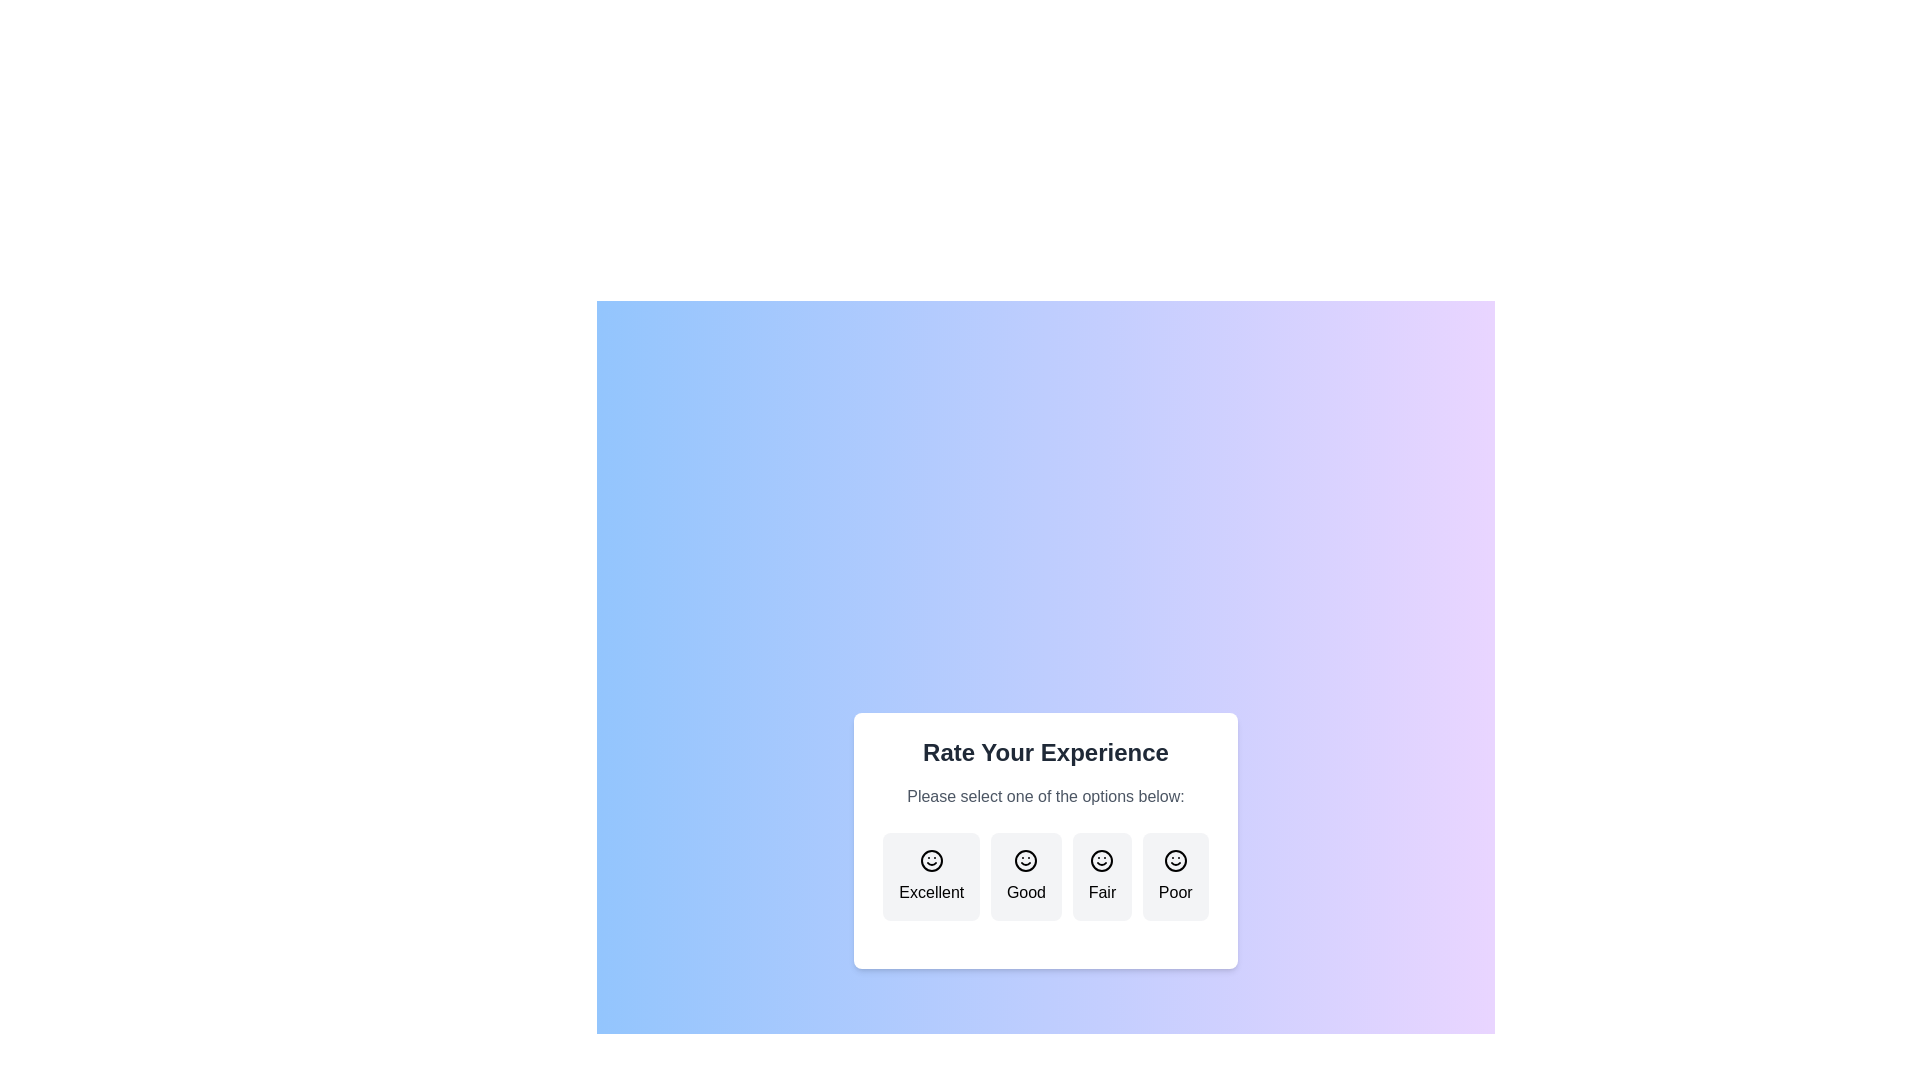 Image resolution: width=1920 pixels, height=1080 pixels. What do you see at coordinates (1175, 892) in the screenshot?
I see `the text label displaying 'Poor', which is positioned below the rightmost smiley face icon in the rating choice section` at bounding box center [1175, 892].